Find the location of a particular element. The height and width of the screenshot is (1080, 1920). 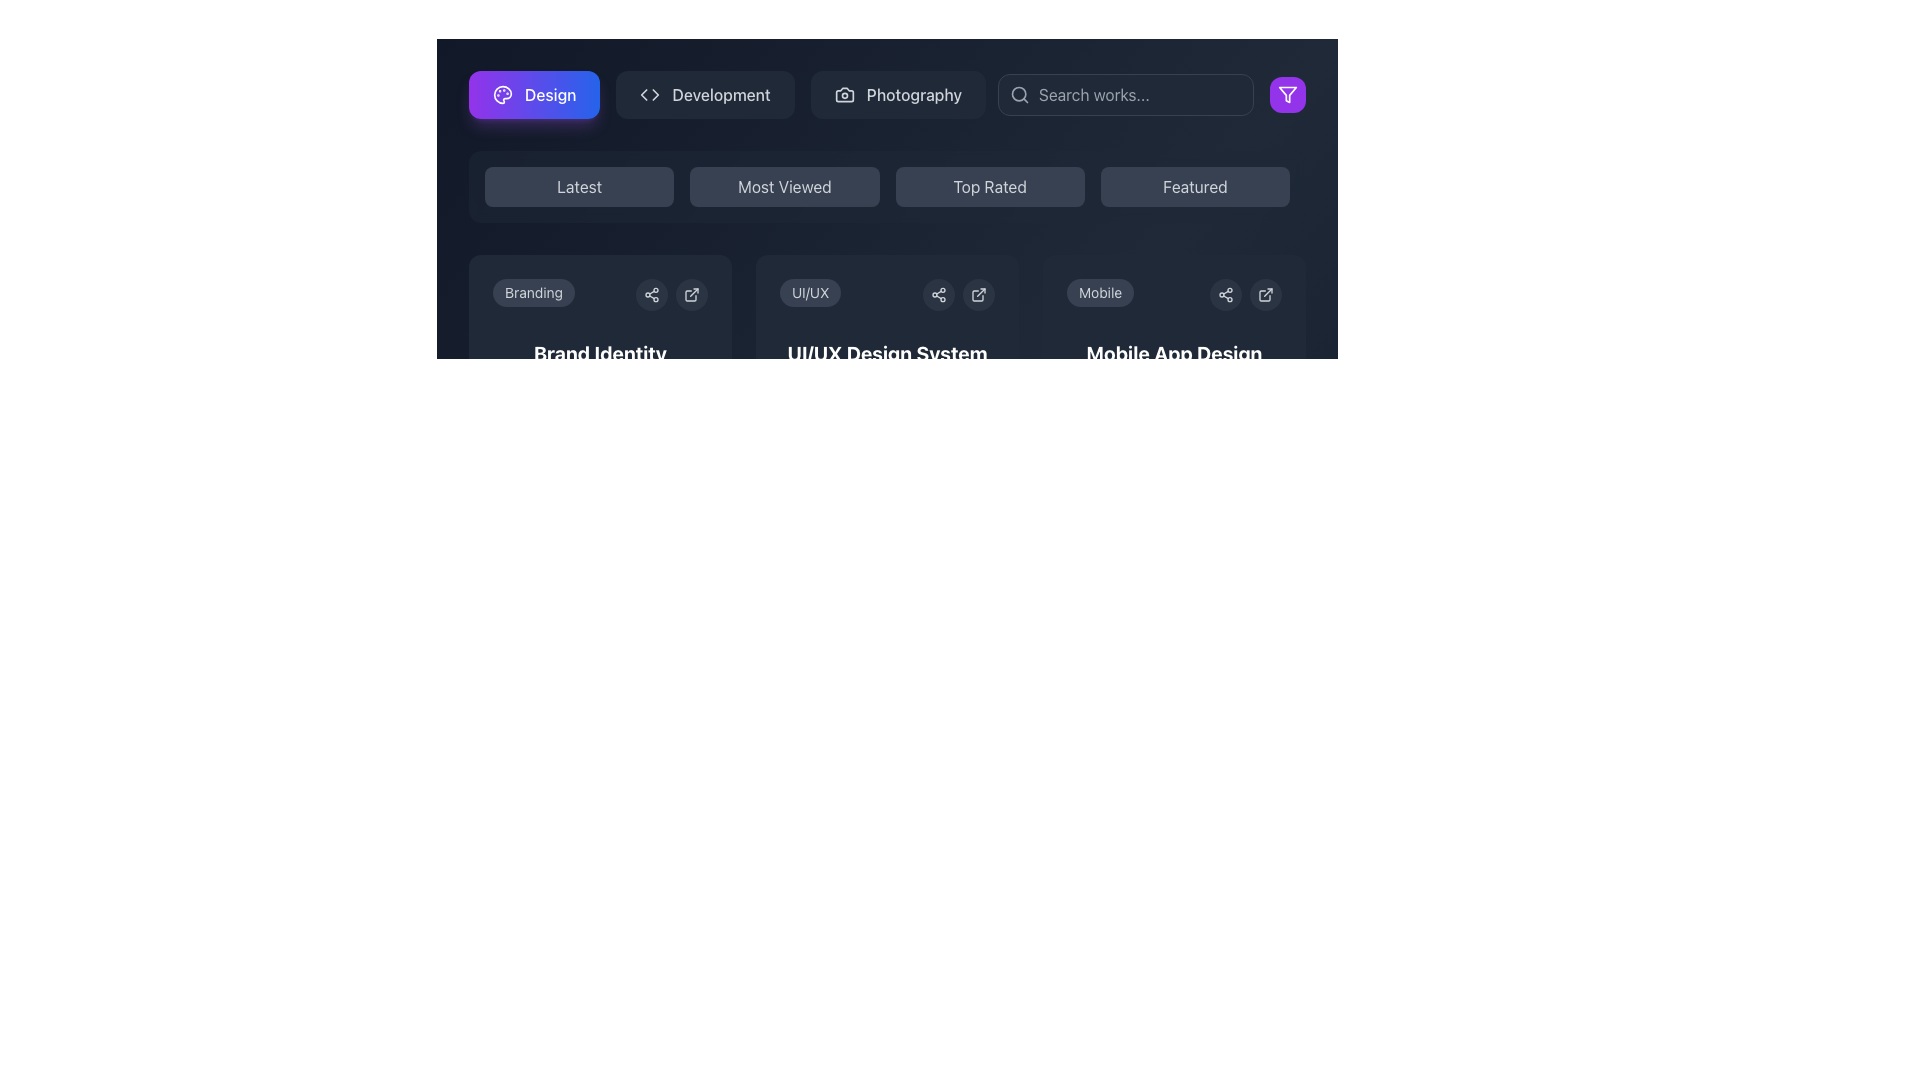

the text label displaying 'Photography', which is white and set against a dark background within the navigation bar at the top of the interface is located at coordinates (913, 95).